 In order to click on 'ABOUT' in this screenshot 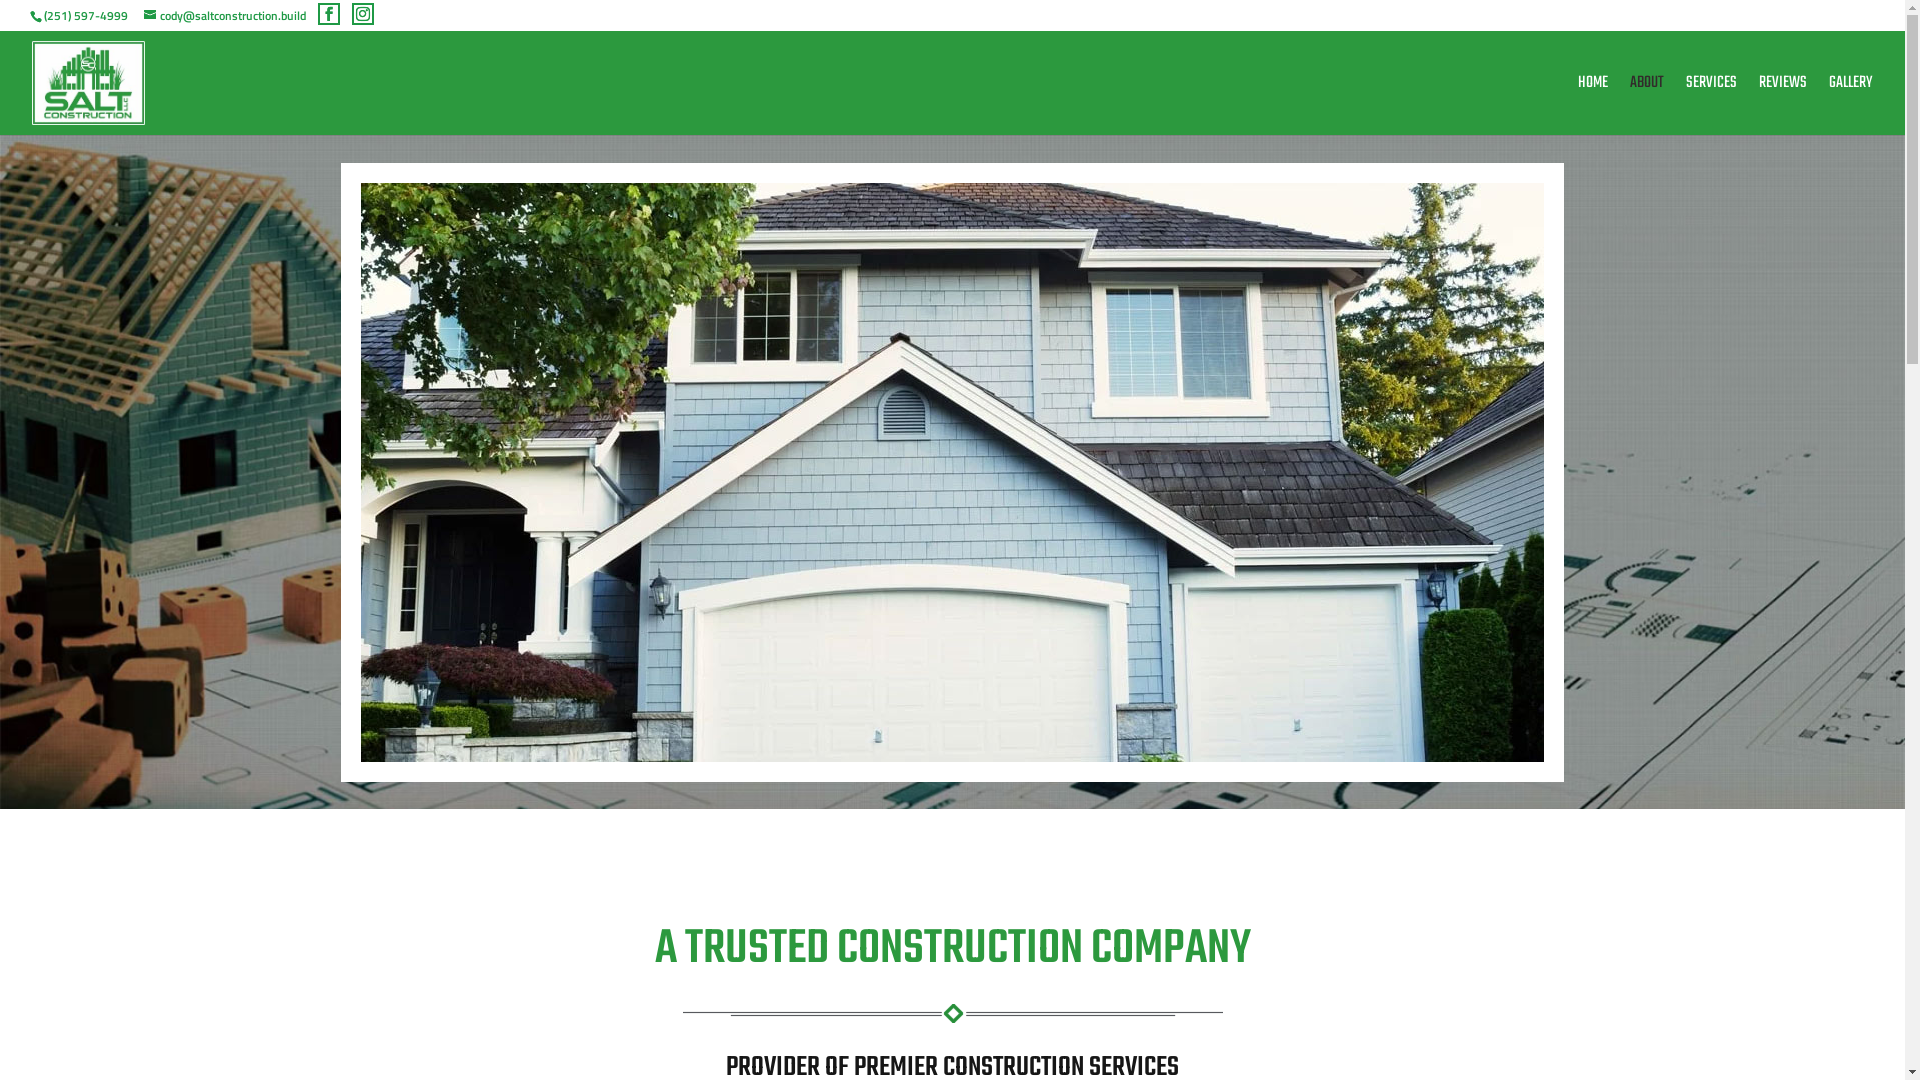, I will do `click(1646, 105)`.